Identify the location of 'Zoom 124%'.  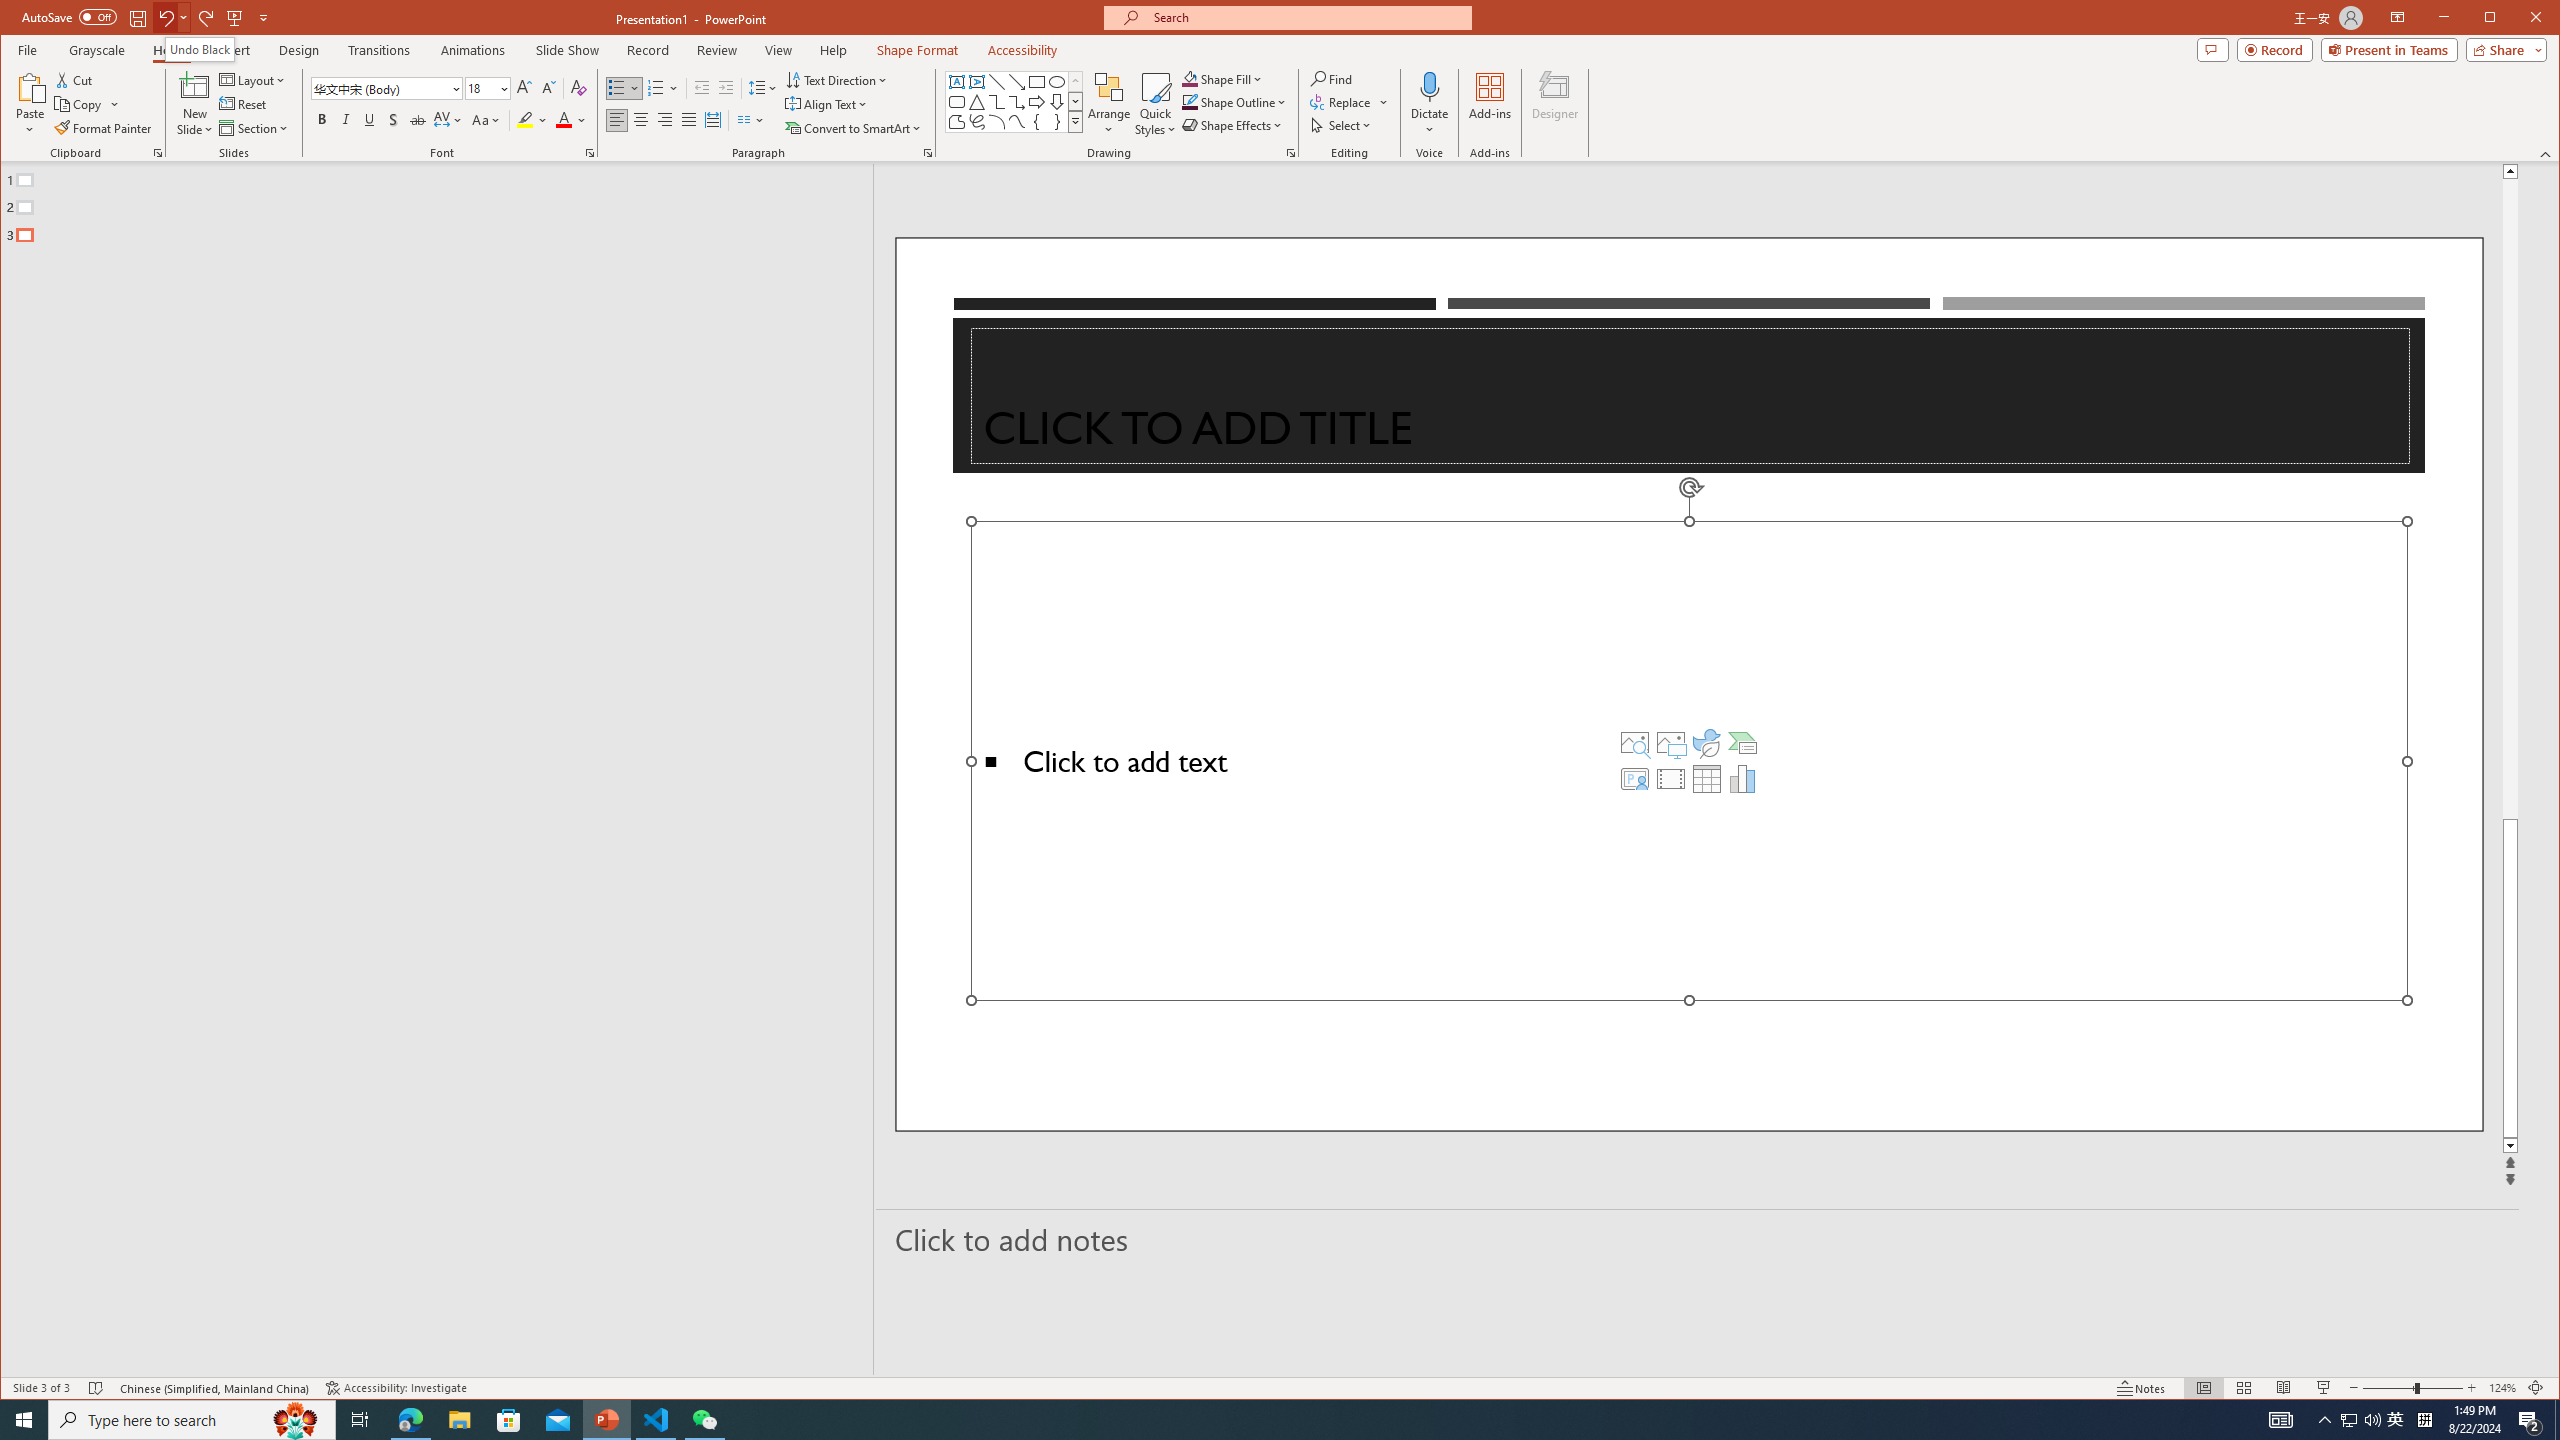
(2502, 1387).